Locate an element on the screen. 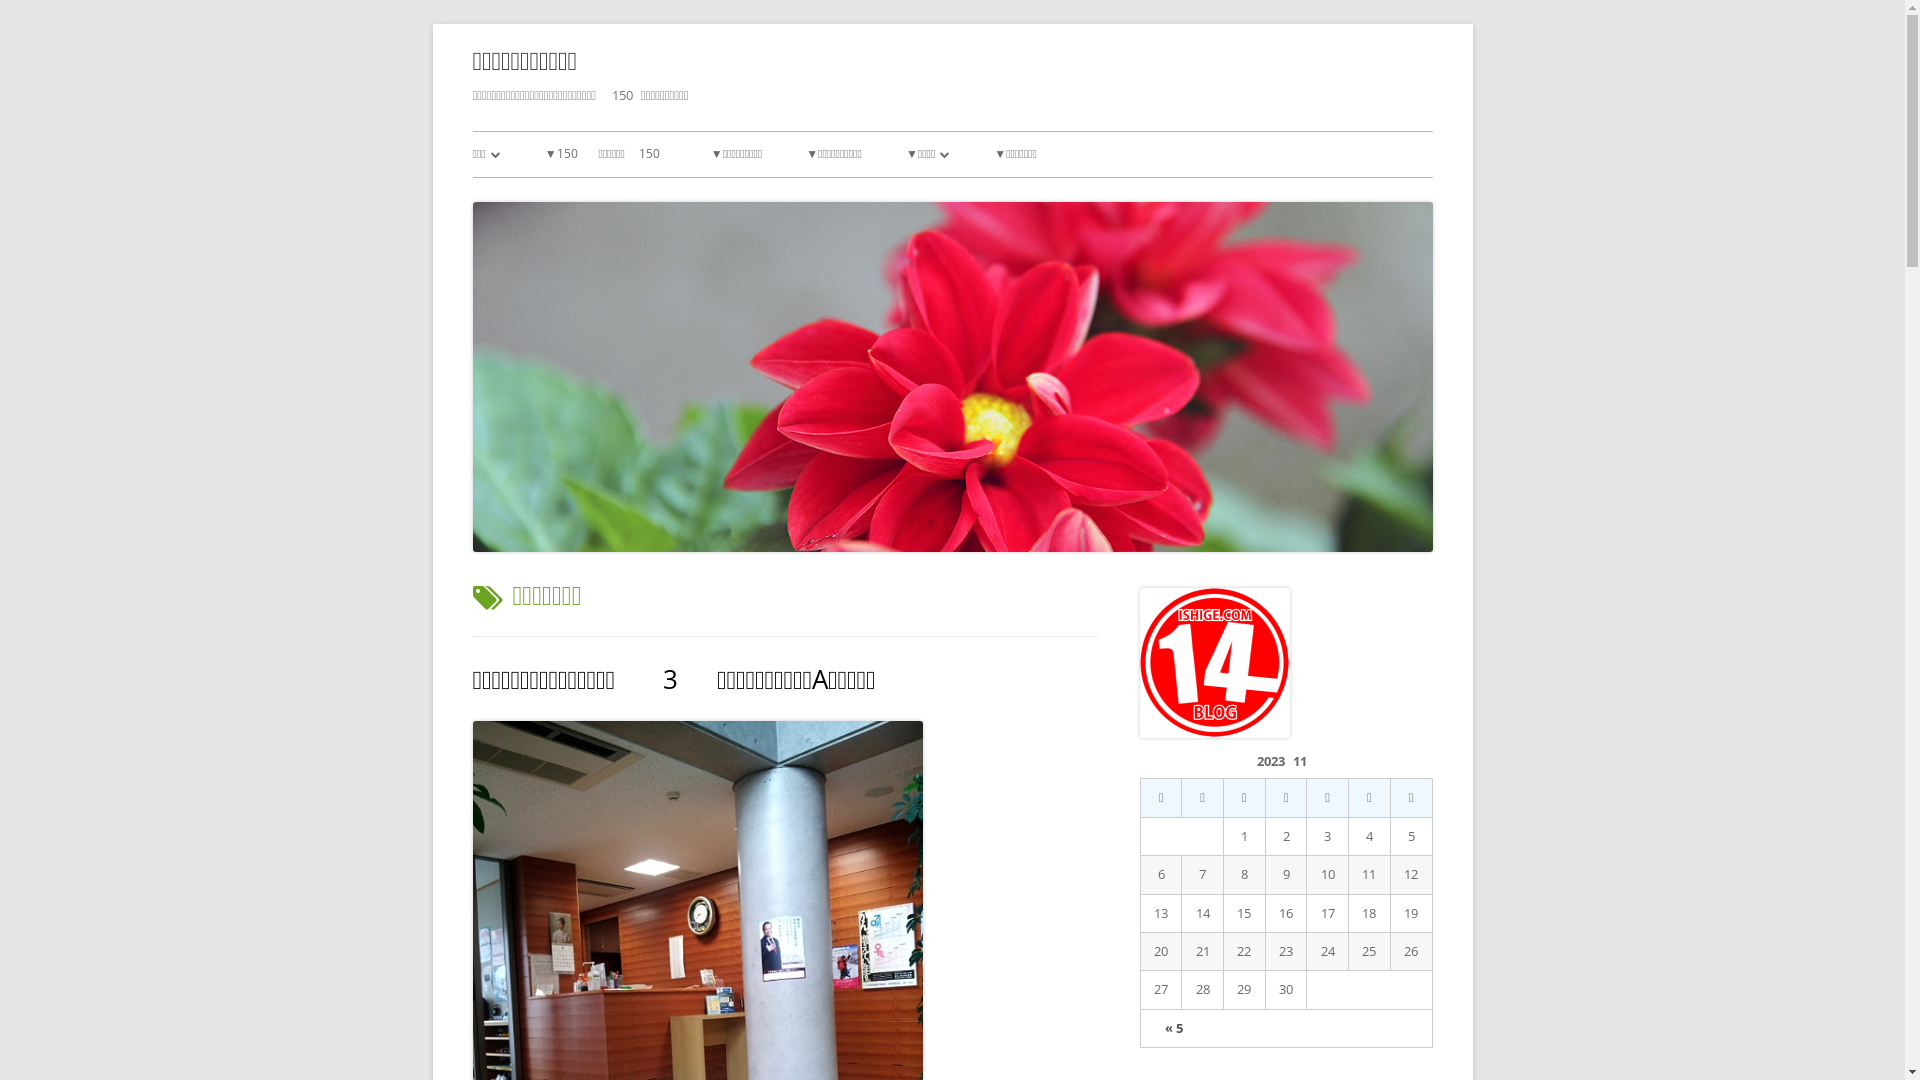 The width and height of the screenshot is (1920, 1080). '14ge.com Blog icon' is located at coordinates (1213, 663).